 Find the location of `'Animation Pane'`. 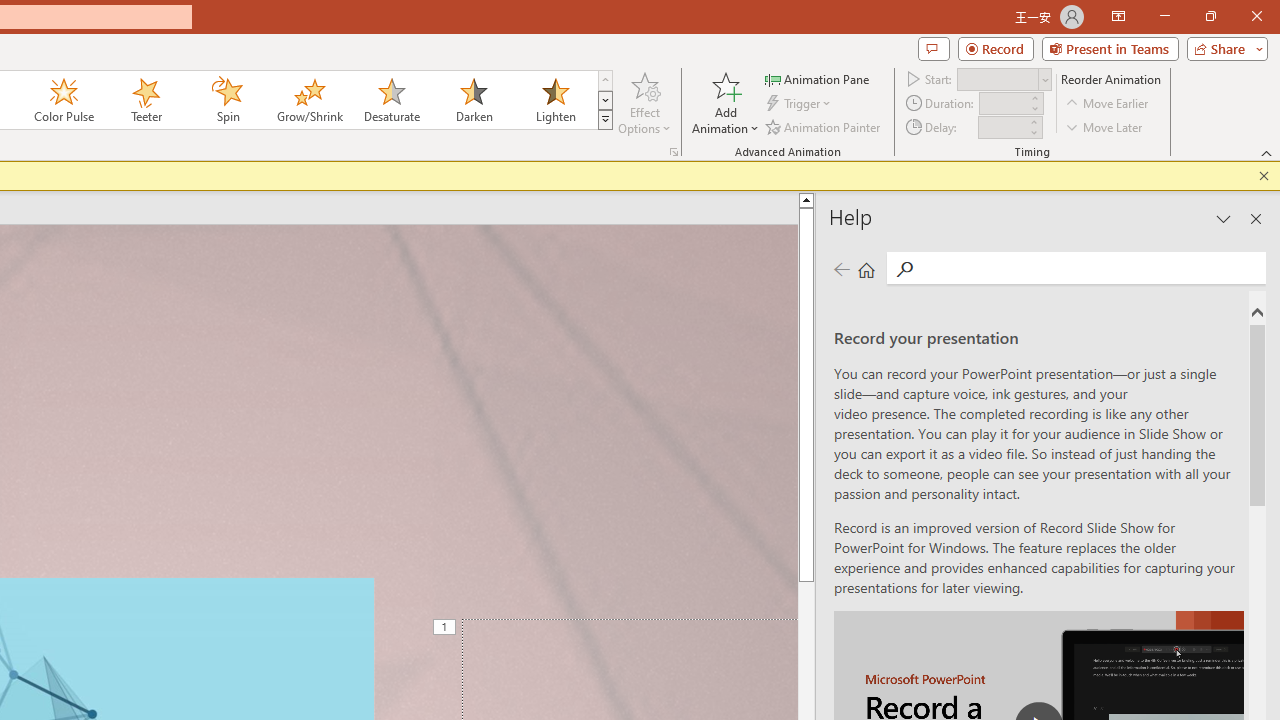

'Animation Pane' is located at coordinates (818, 78).